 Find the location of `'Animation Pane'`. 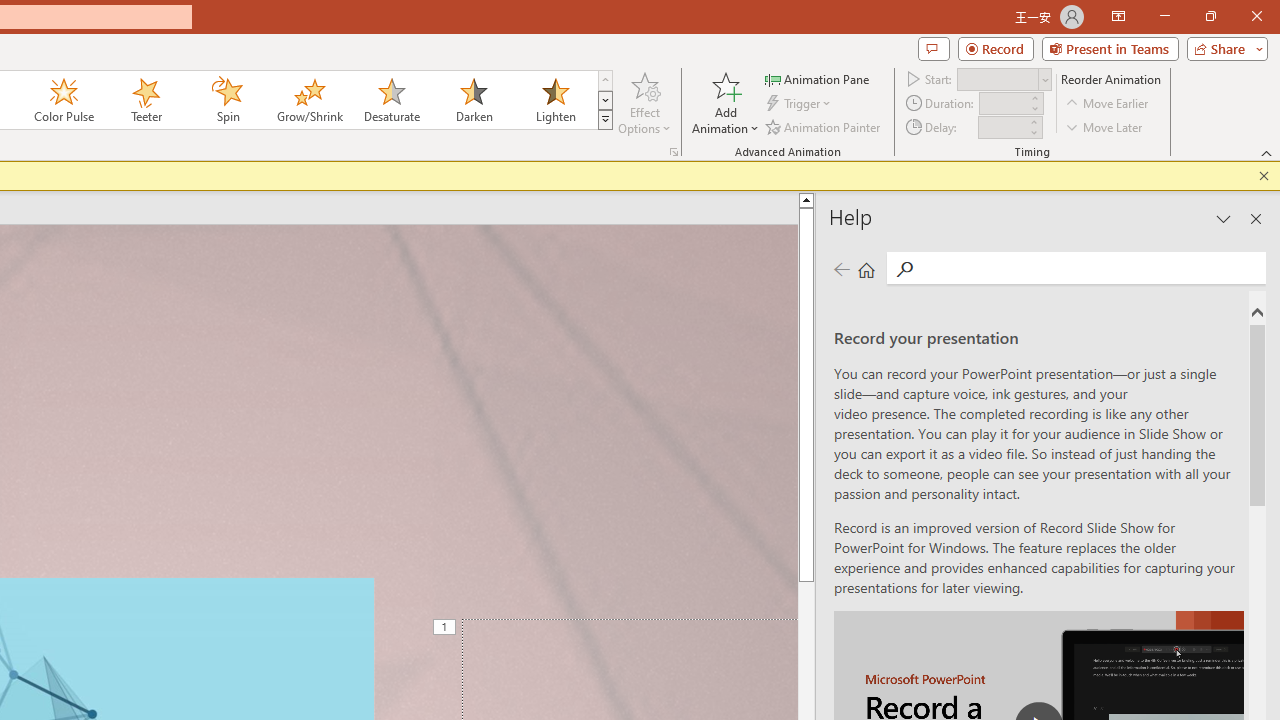

'Animation Pane' is located at coordinates (818, 78).